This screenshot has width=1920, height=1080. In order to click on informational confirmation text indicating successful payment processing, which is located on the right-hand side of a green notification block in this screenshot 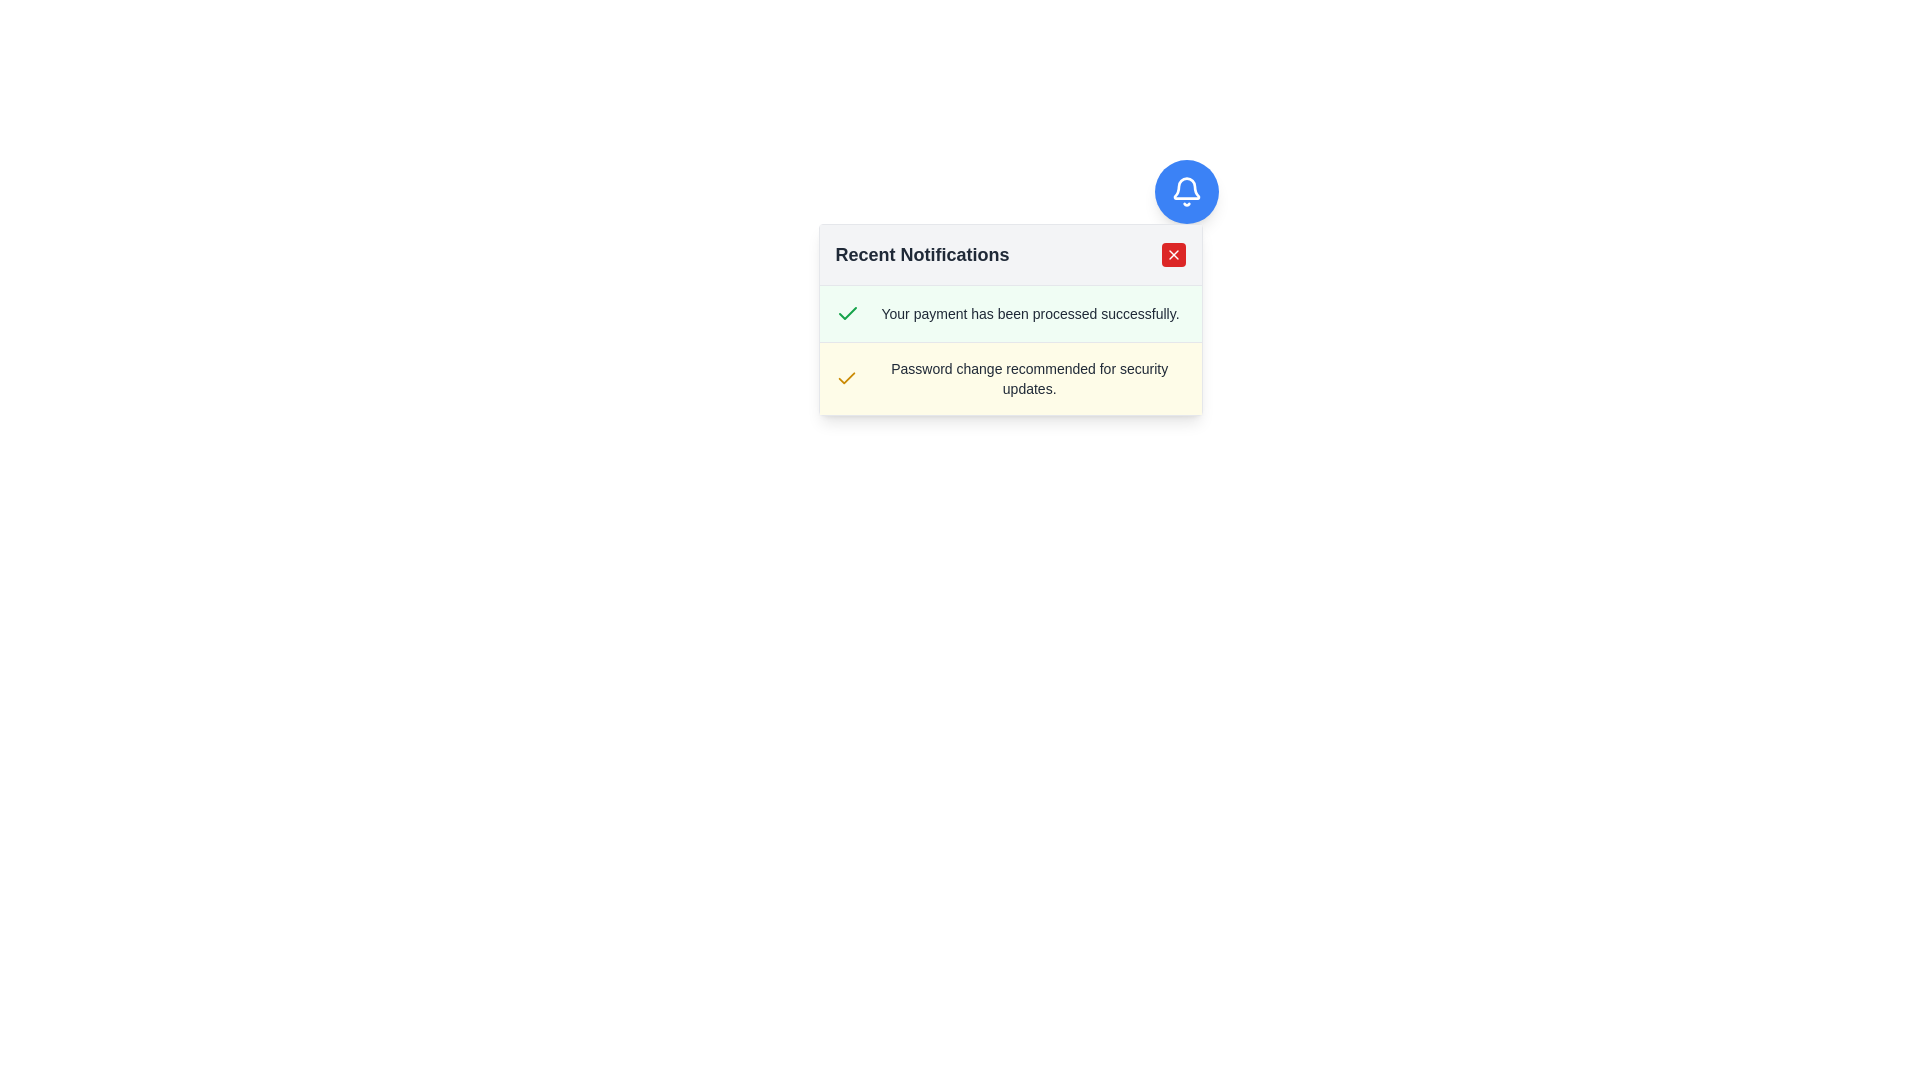, I will do `click(1030, 313)`.